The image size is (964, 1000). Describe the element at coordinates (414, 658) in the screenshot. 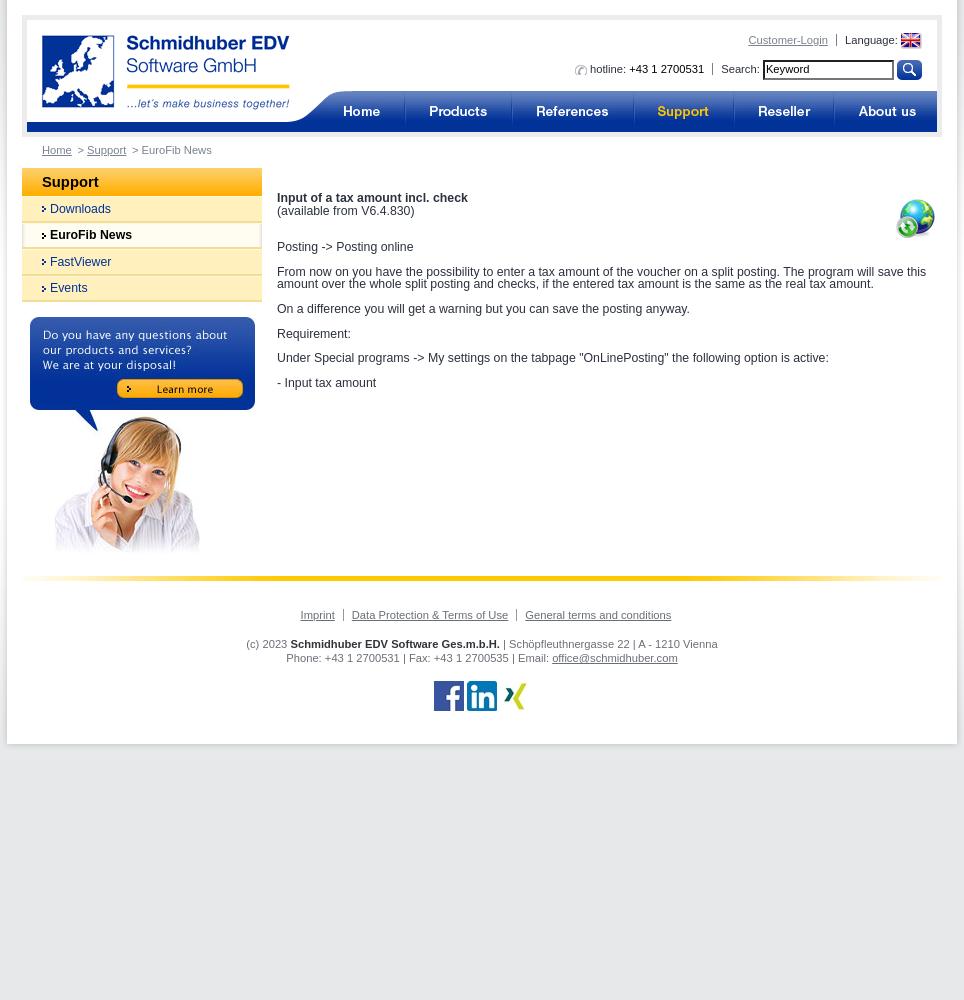

I see `'|  Fax:'` at that location.